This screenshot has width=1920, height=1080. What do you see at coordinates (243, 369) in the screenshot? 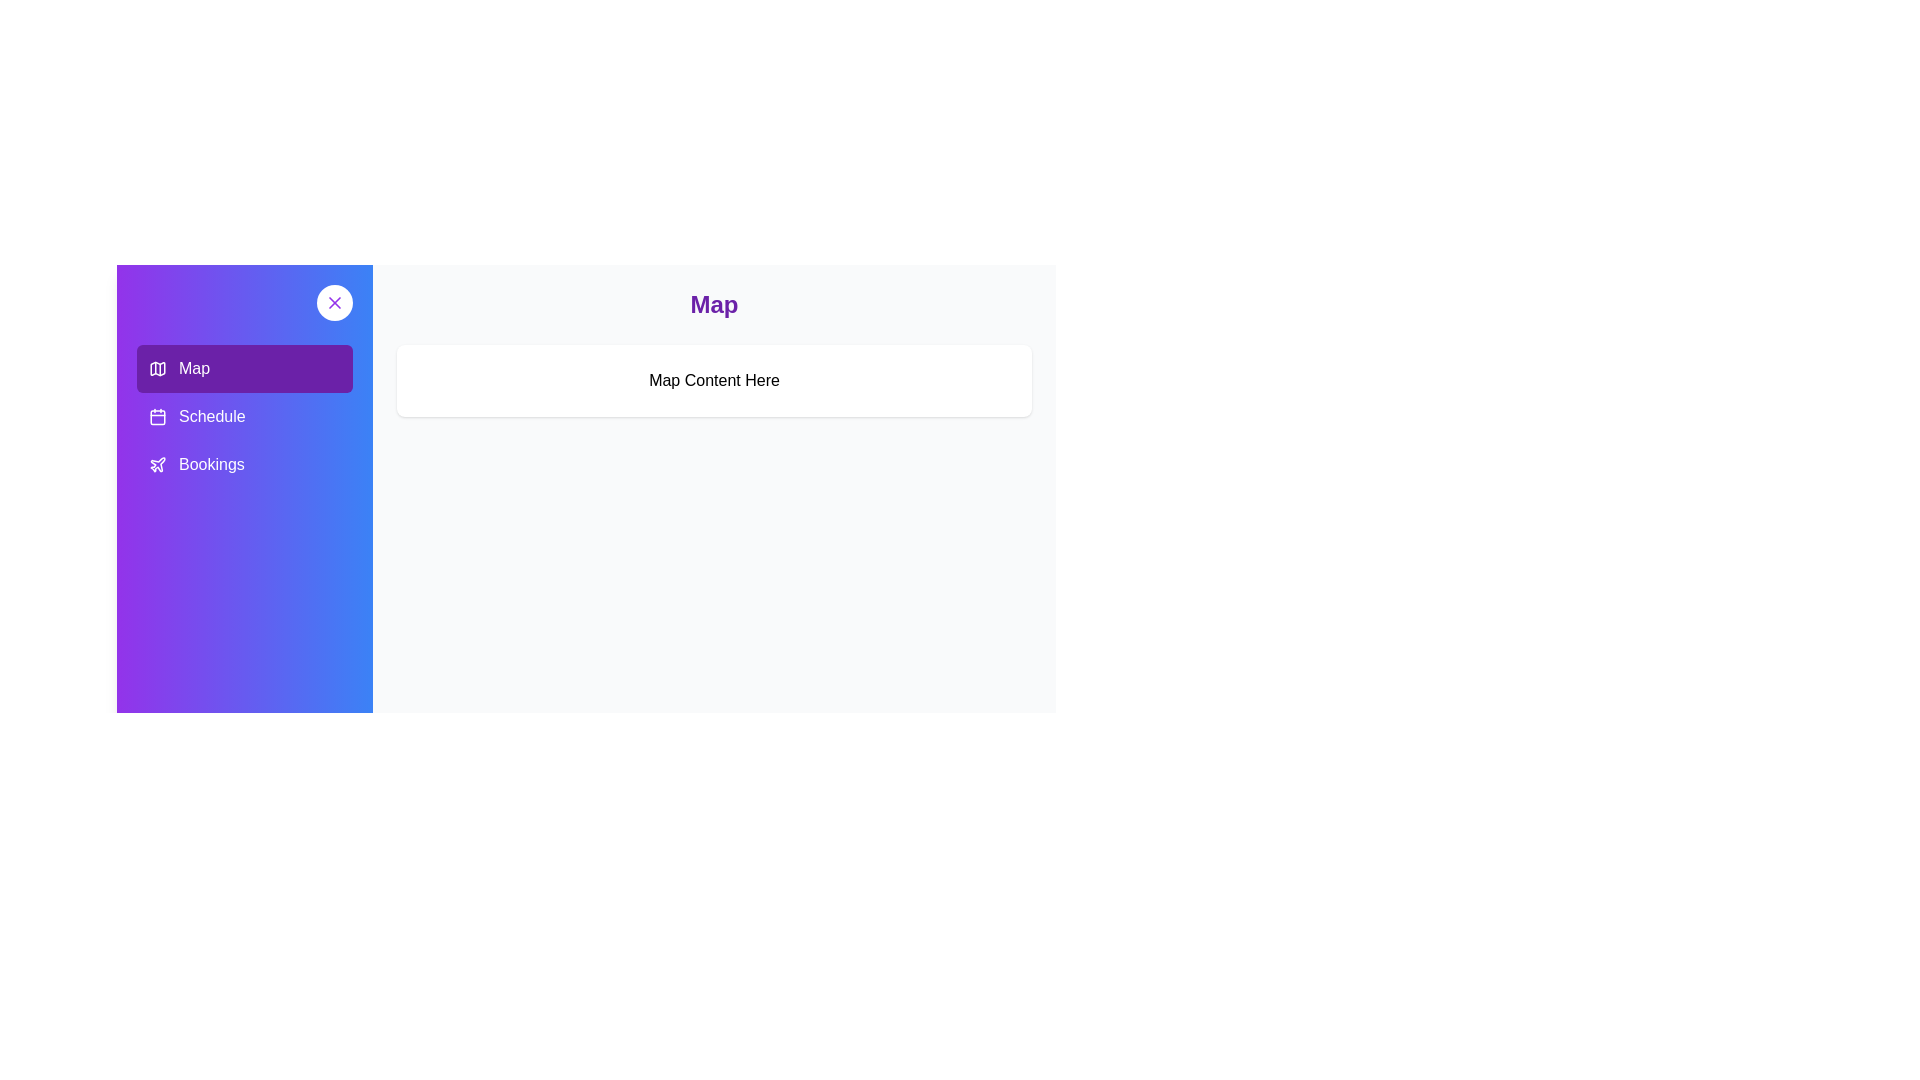
I see `the Map tab to observe its visual feedback` at bounding box center [243, 369].